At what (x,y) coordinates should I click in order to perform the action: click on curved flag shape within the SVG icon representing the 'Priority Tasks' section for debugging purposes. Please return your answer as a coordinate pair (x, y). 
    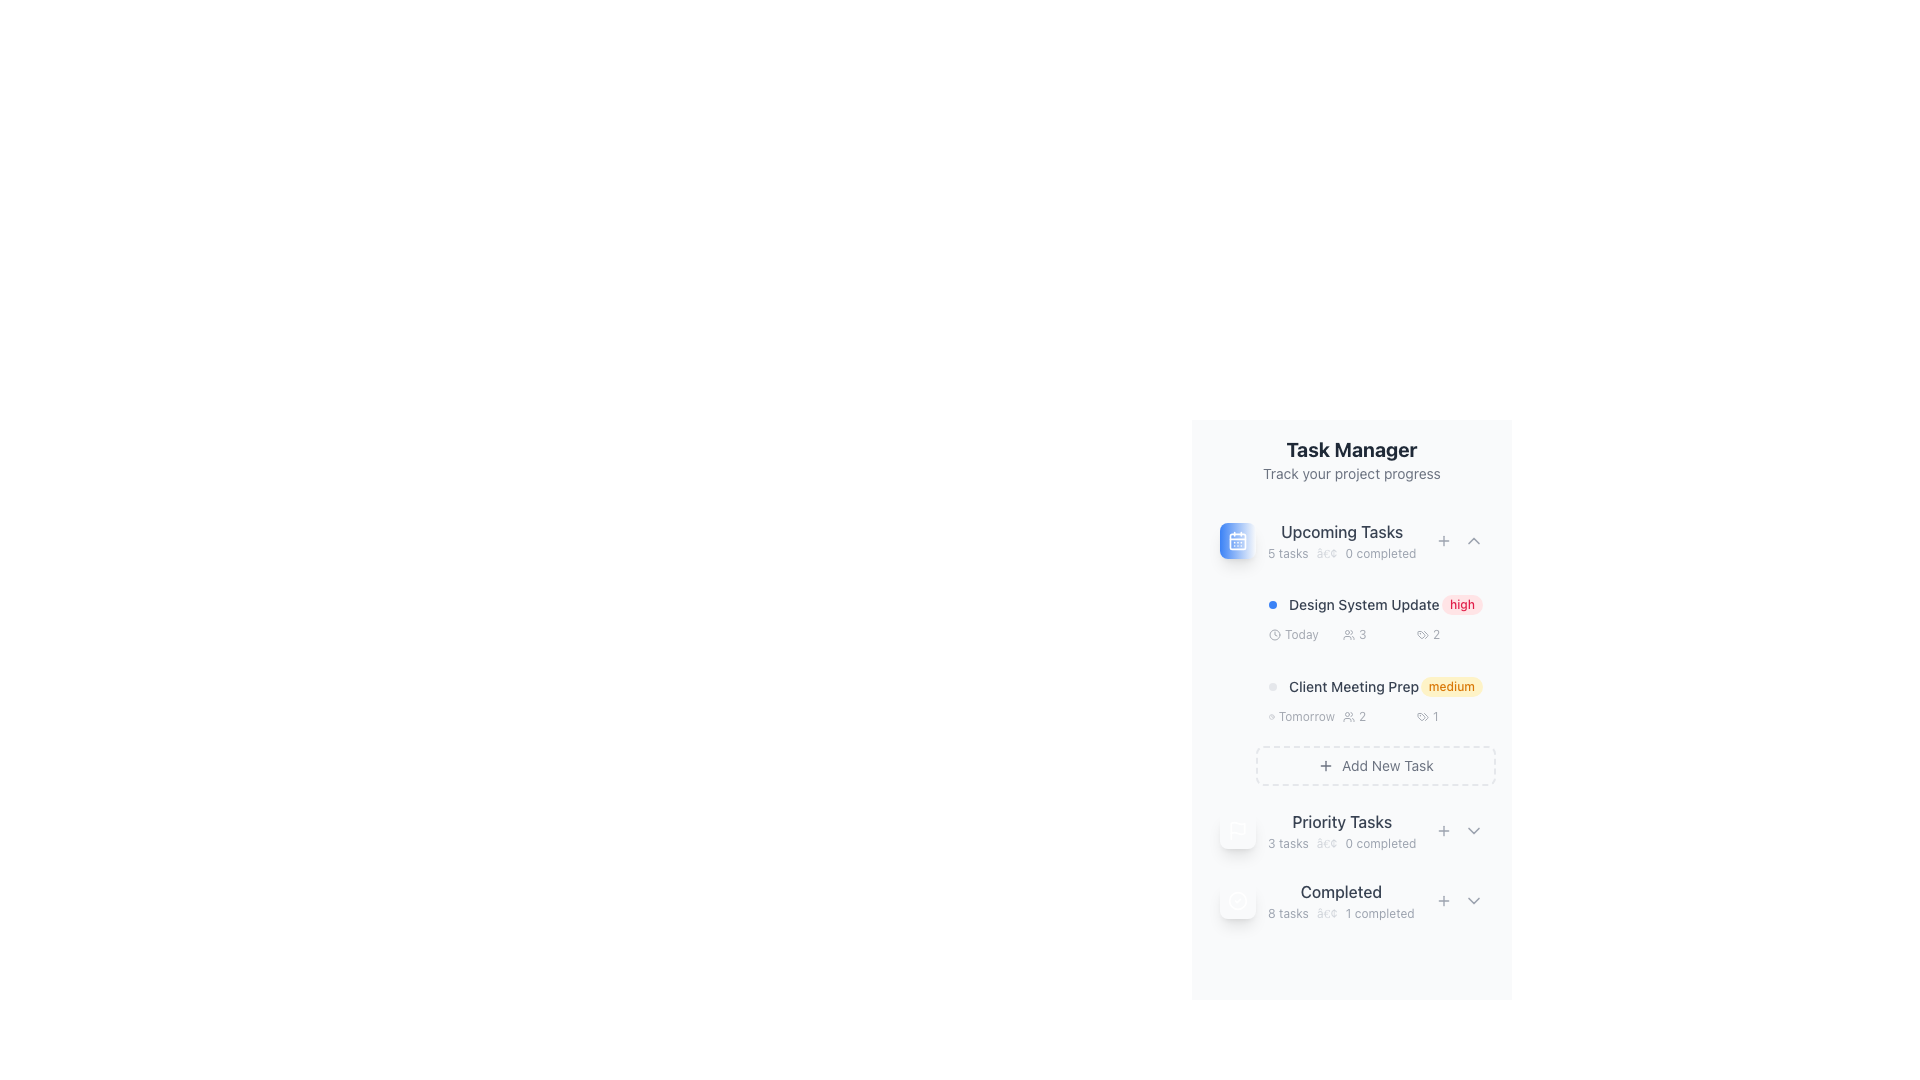
    Looking at the image, I should click on (1237, 828).